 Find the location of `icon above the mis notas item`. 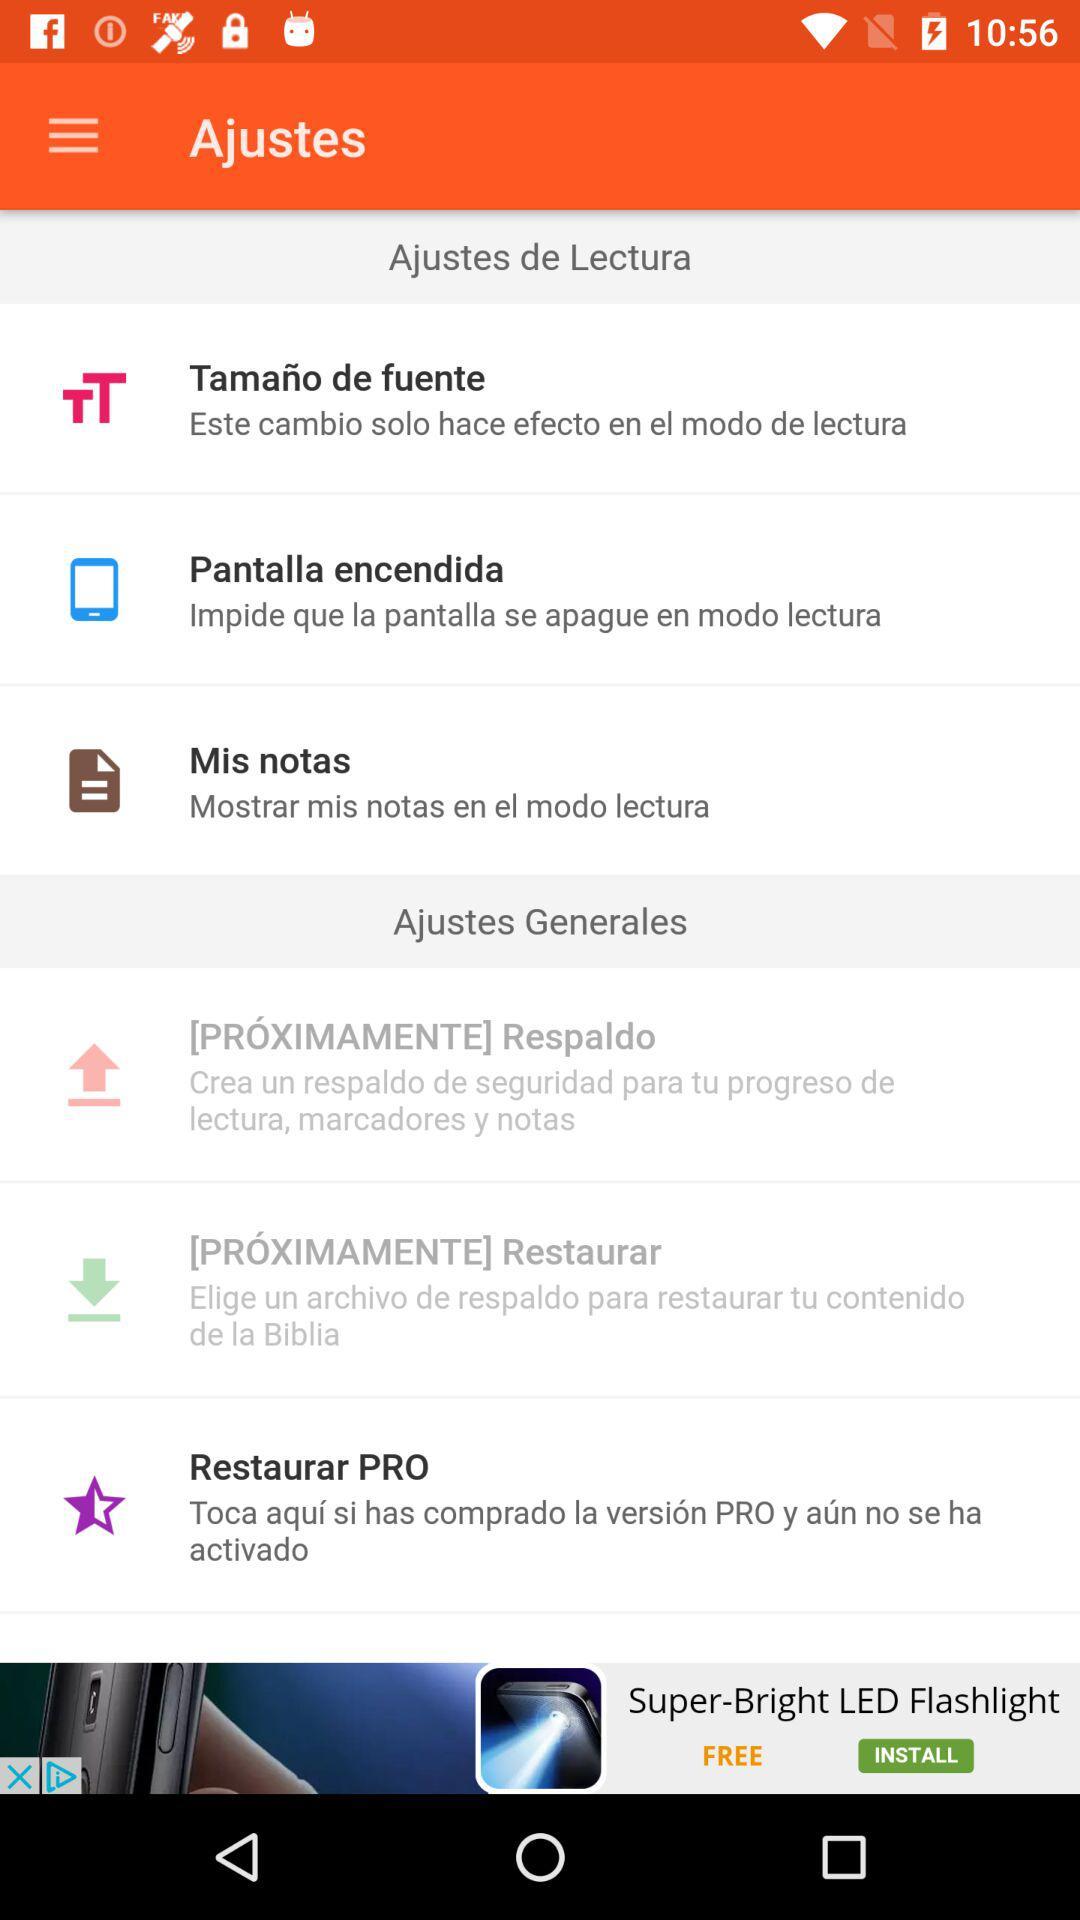

icon above the mis notas item is located at coordinates (540, 684).